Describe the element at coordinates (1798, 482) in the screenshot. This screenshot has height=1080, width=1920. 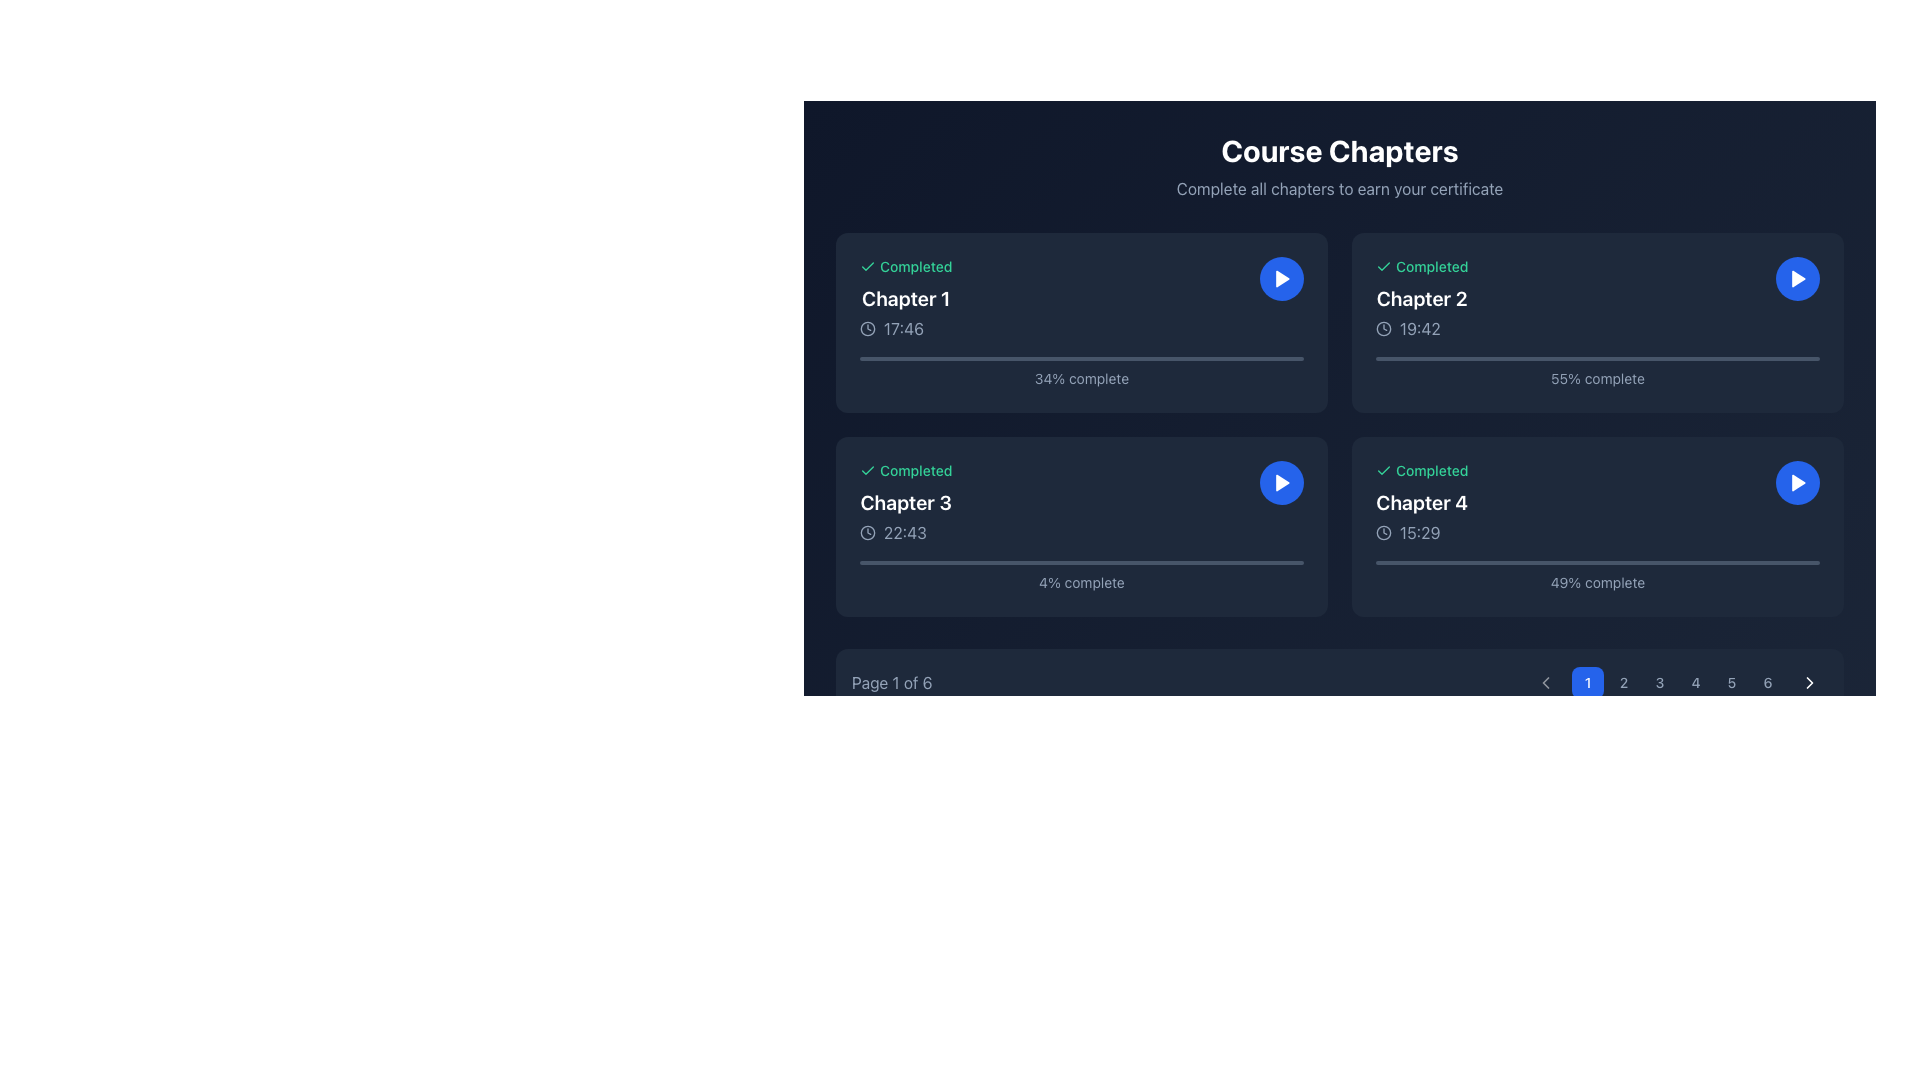
I see `the 'Play' button located in the bottom-right corner of the card for 'Chapter 4' to initiate playback` at that location.